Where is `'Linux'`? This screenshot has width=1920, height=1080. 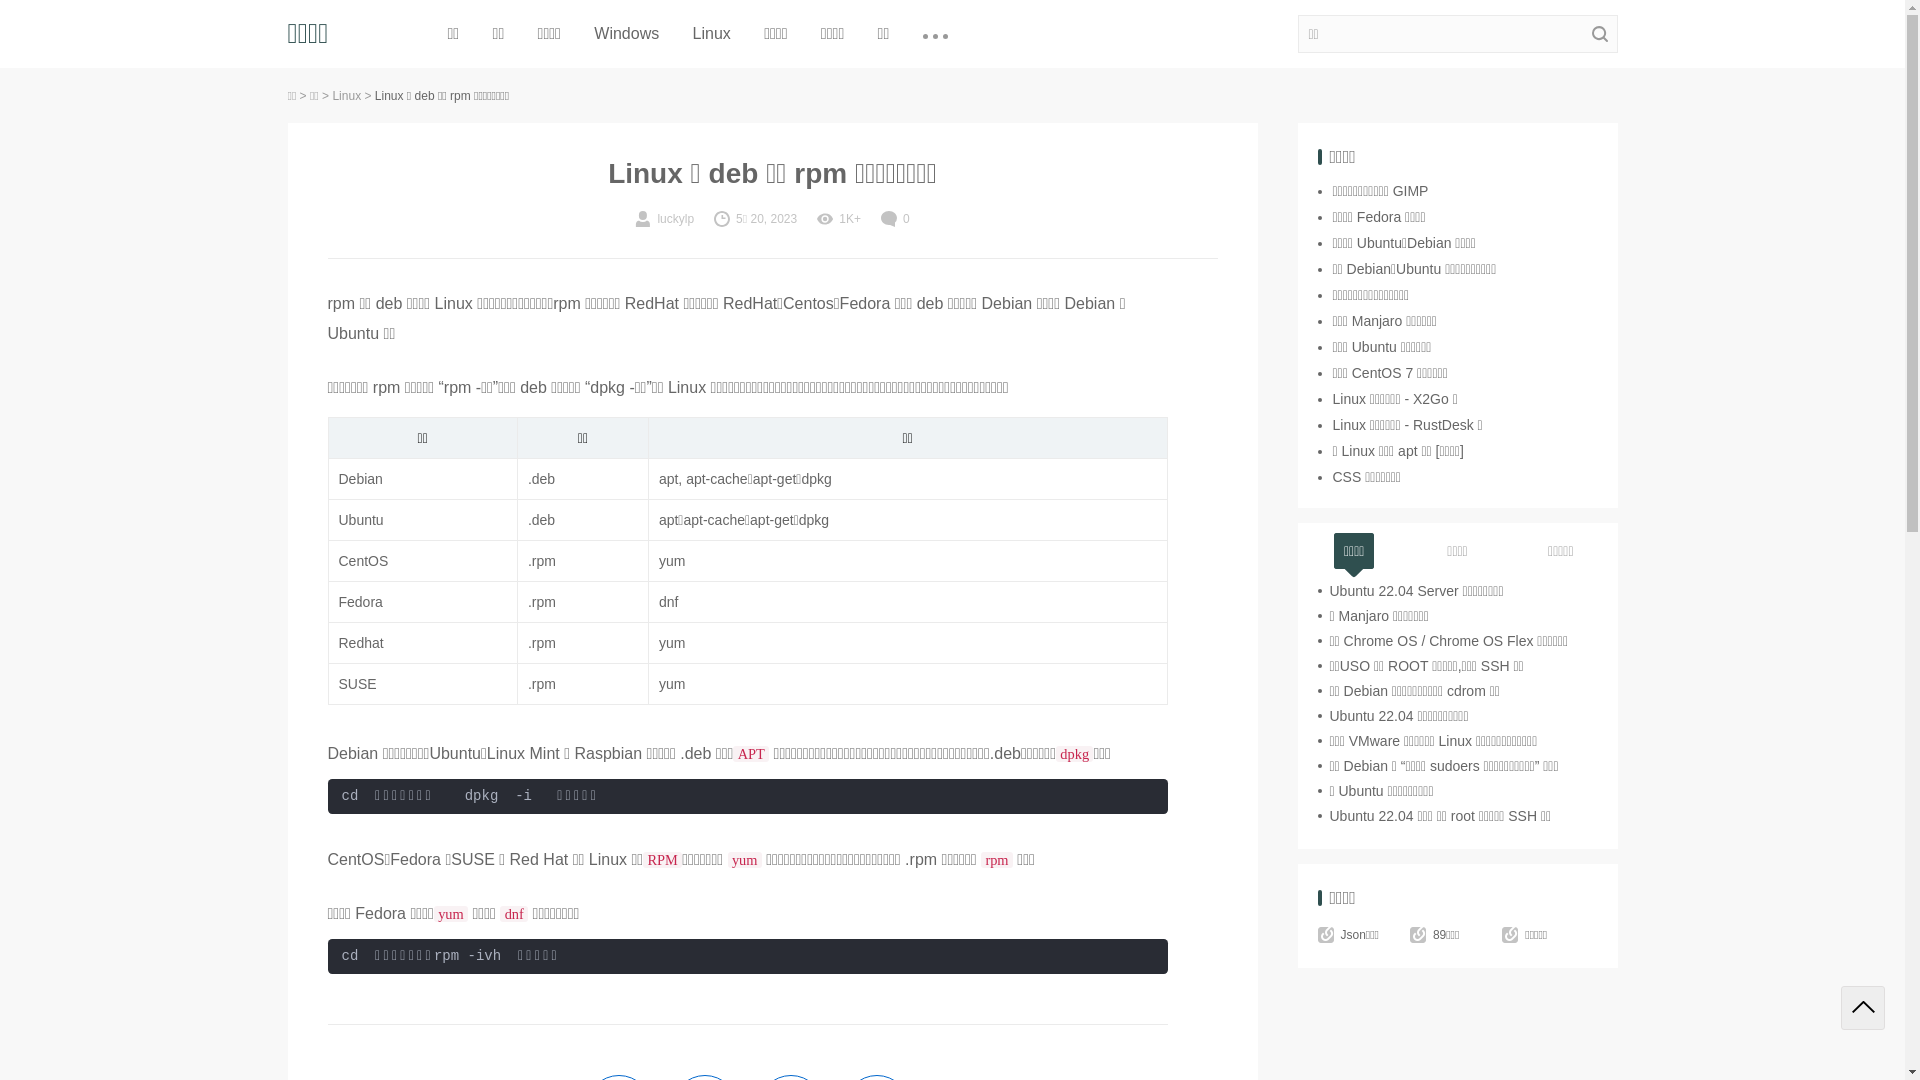
'Linux' is located at coordinates (346, 96).